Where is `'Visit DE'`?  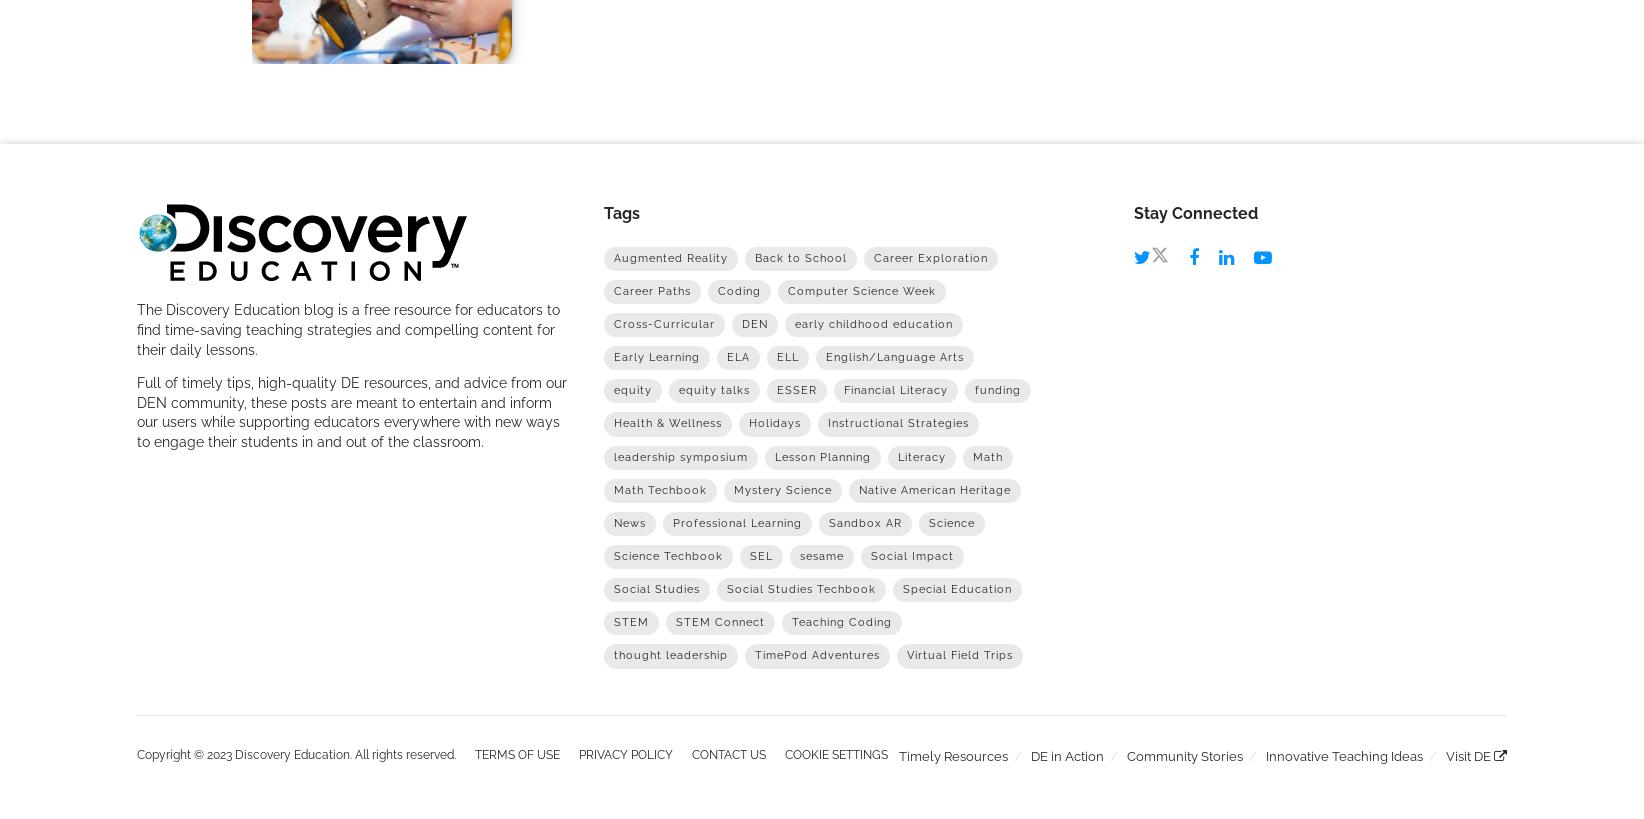
'Visit DE' is located at coordinates (1470, 754).